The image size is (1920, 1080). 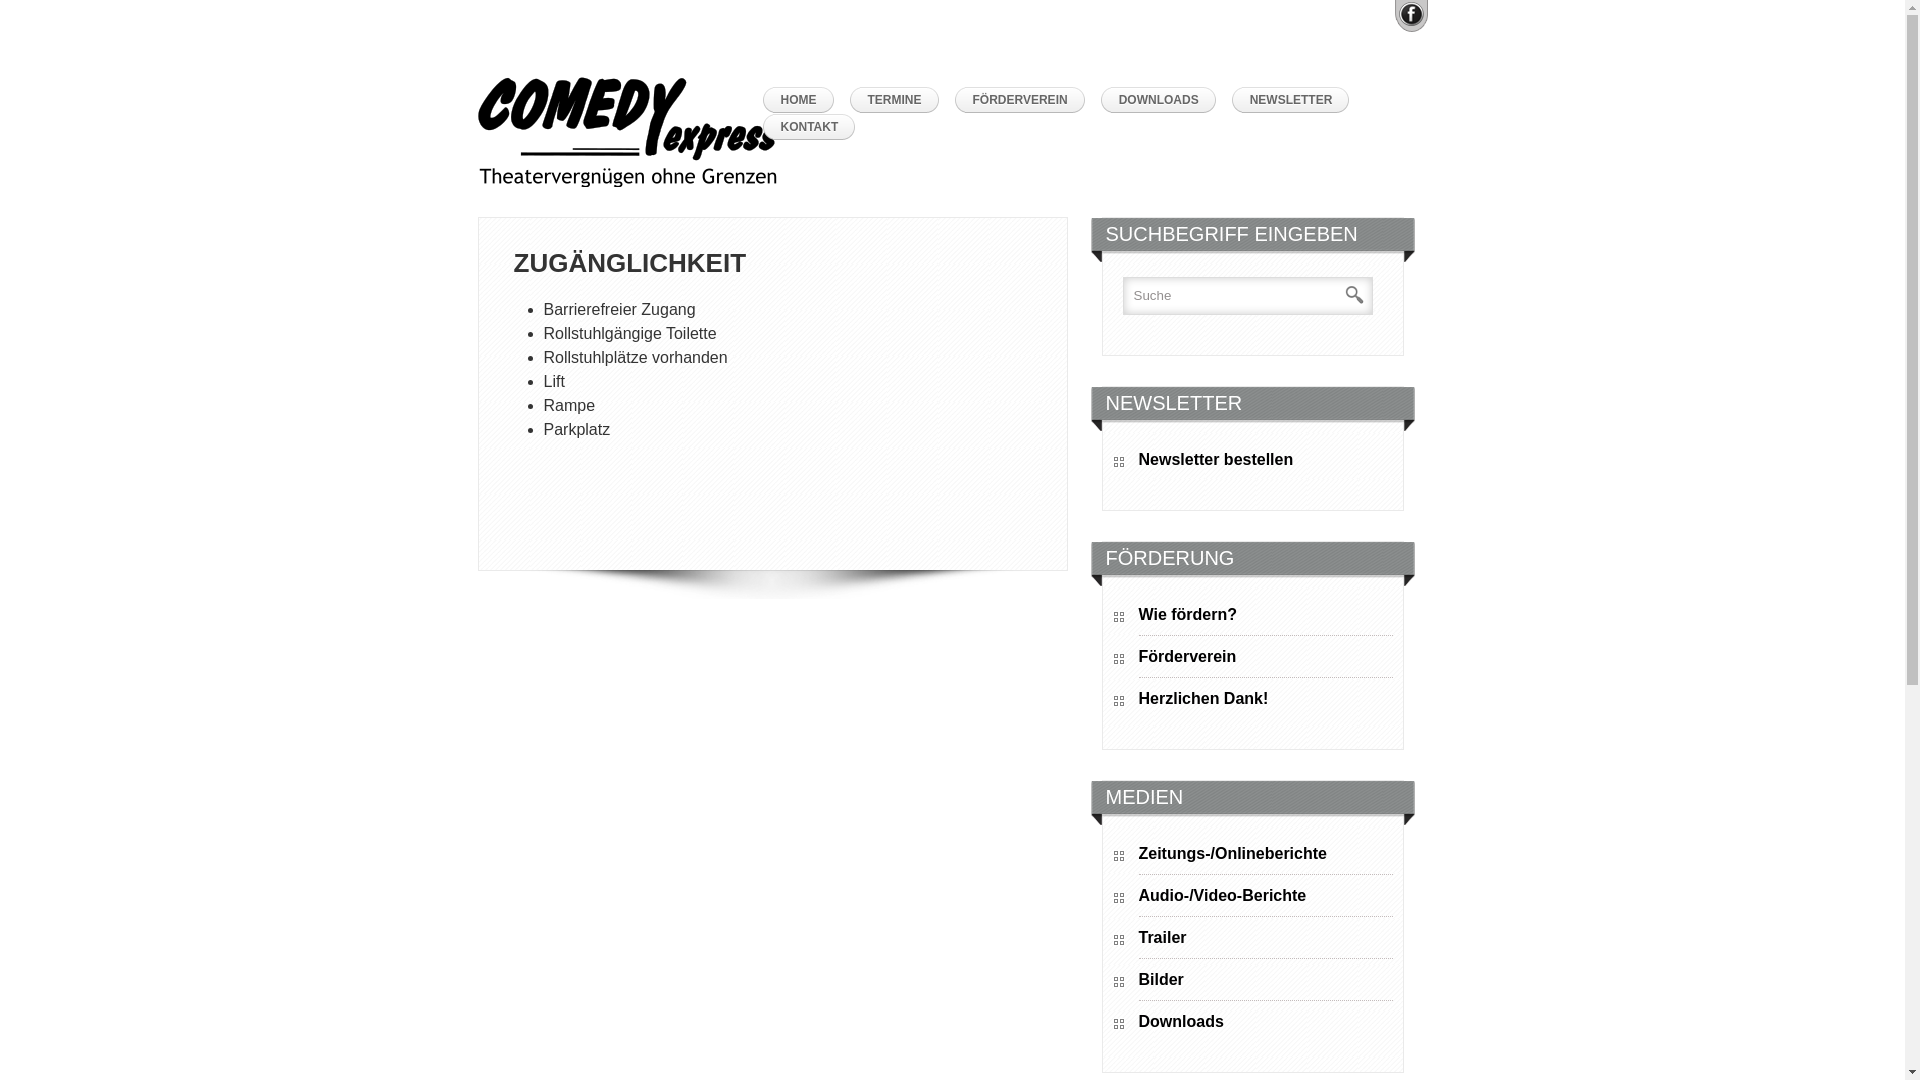 I want to click on 'Newsletter bestellen', so click(x=1264, y=462).